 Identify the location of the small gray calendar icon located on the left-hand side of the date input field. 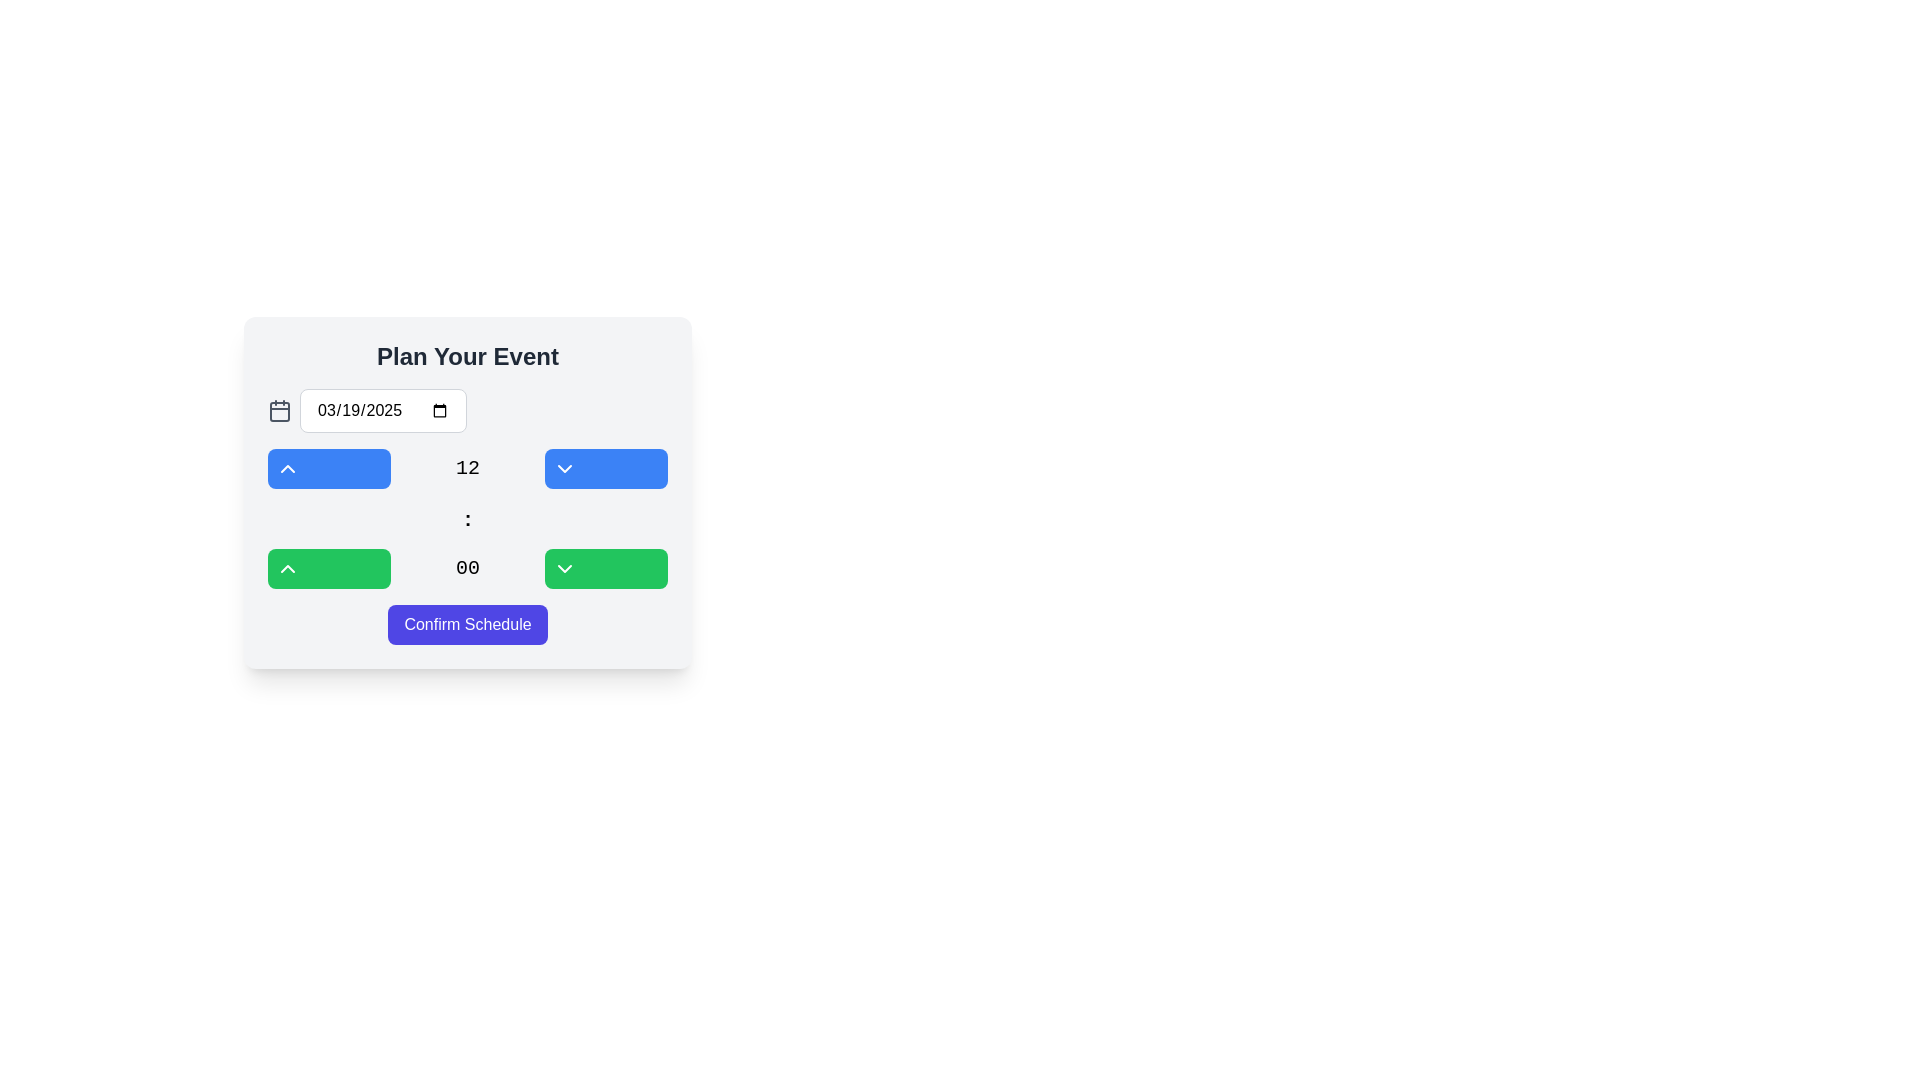
(278, 410).